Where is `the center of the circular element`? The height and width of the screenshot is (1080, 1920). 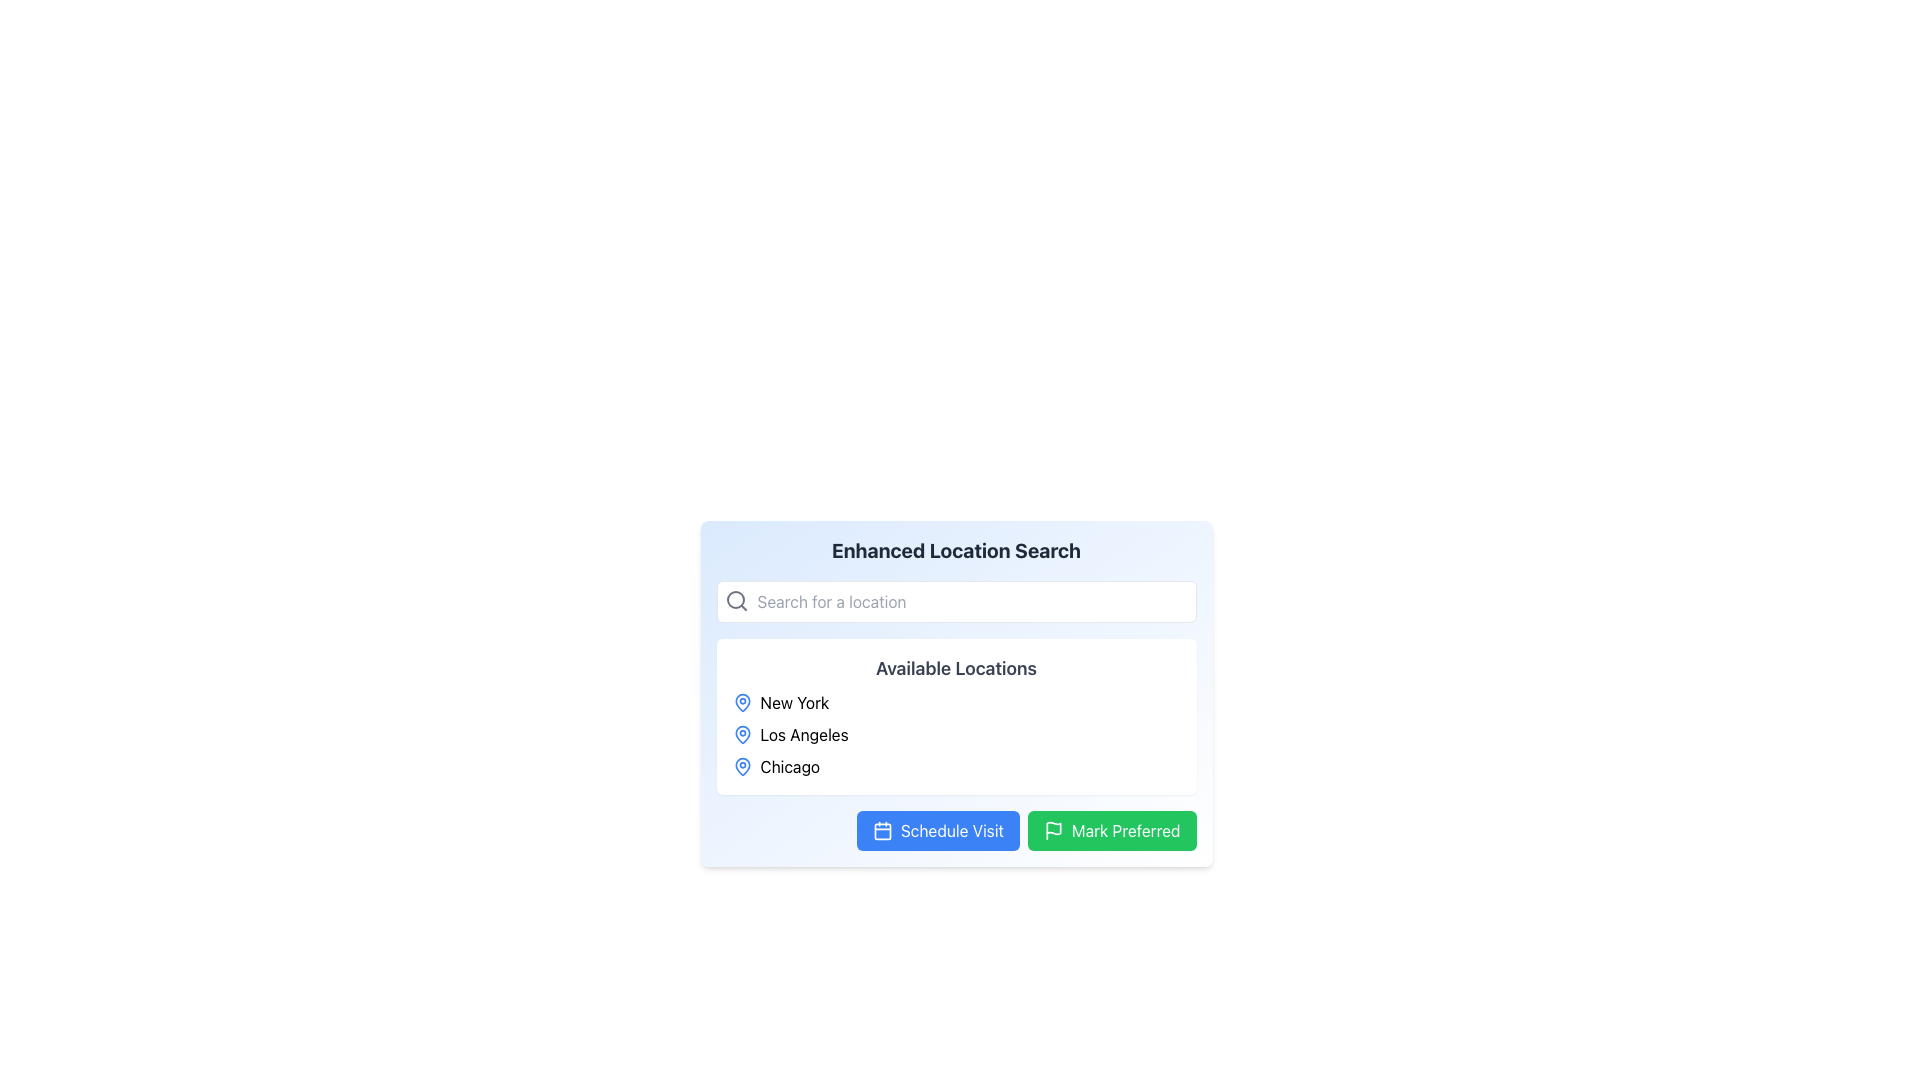
the center of the circular element is located at coordinates (734, 599).